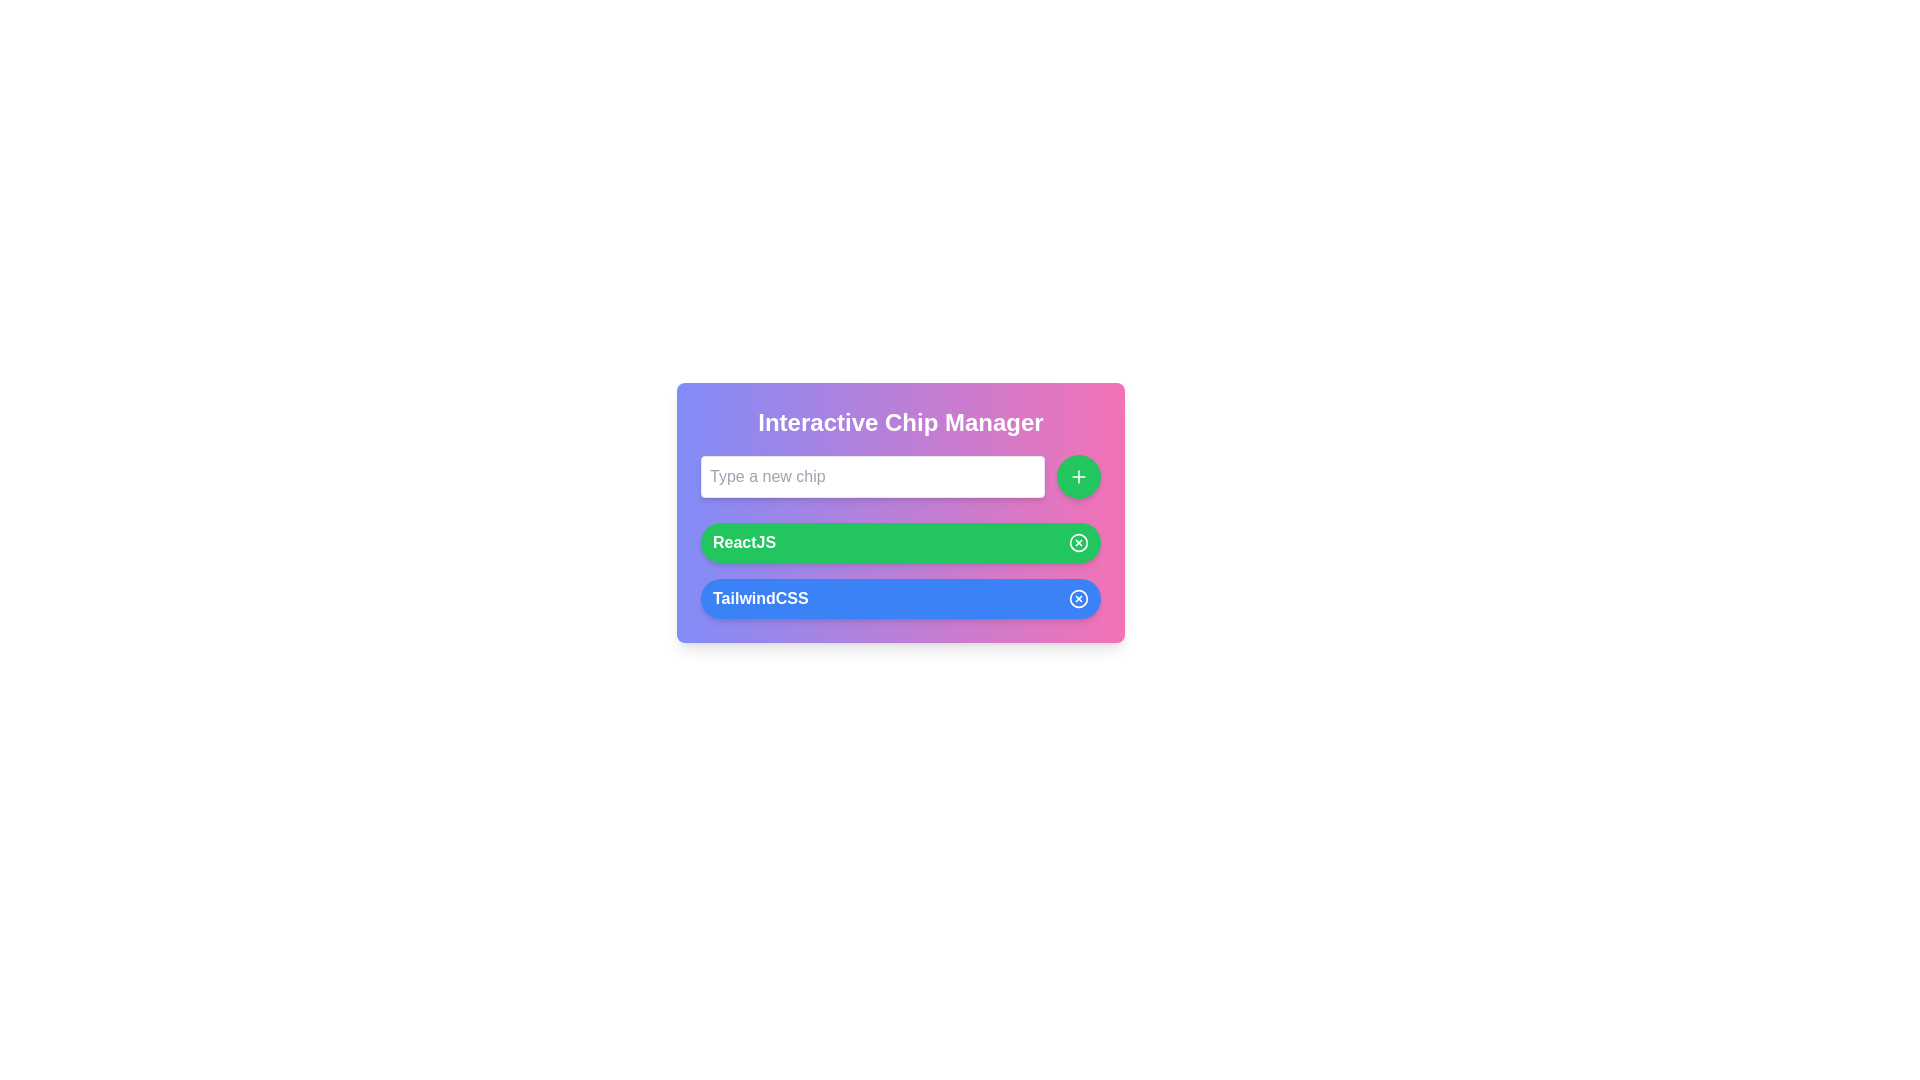 The image size is (1920, 1080). What do you see at coordinates (1078, 597) in the screenshot?
I see `the circular graphic element located in the bottom-right corner of the 'TailwindCSS' chip, which is a thinly outlined circle within an SVG` at bounding box center [1078, 597].